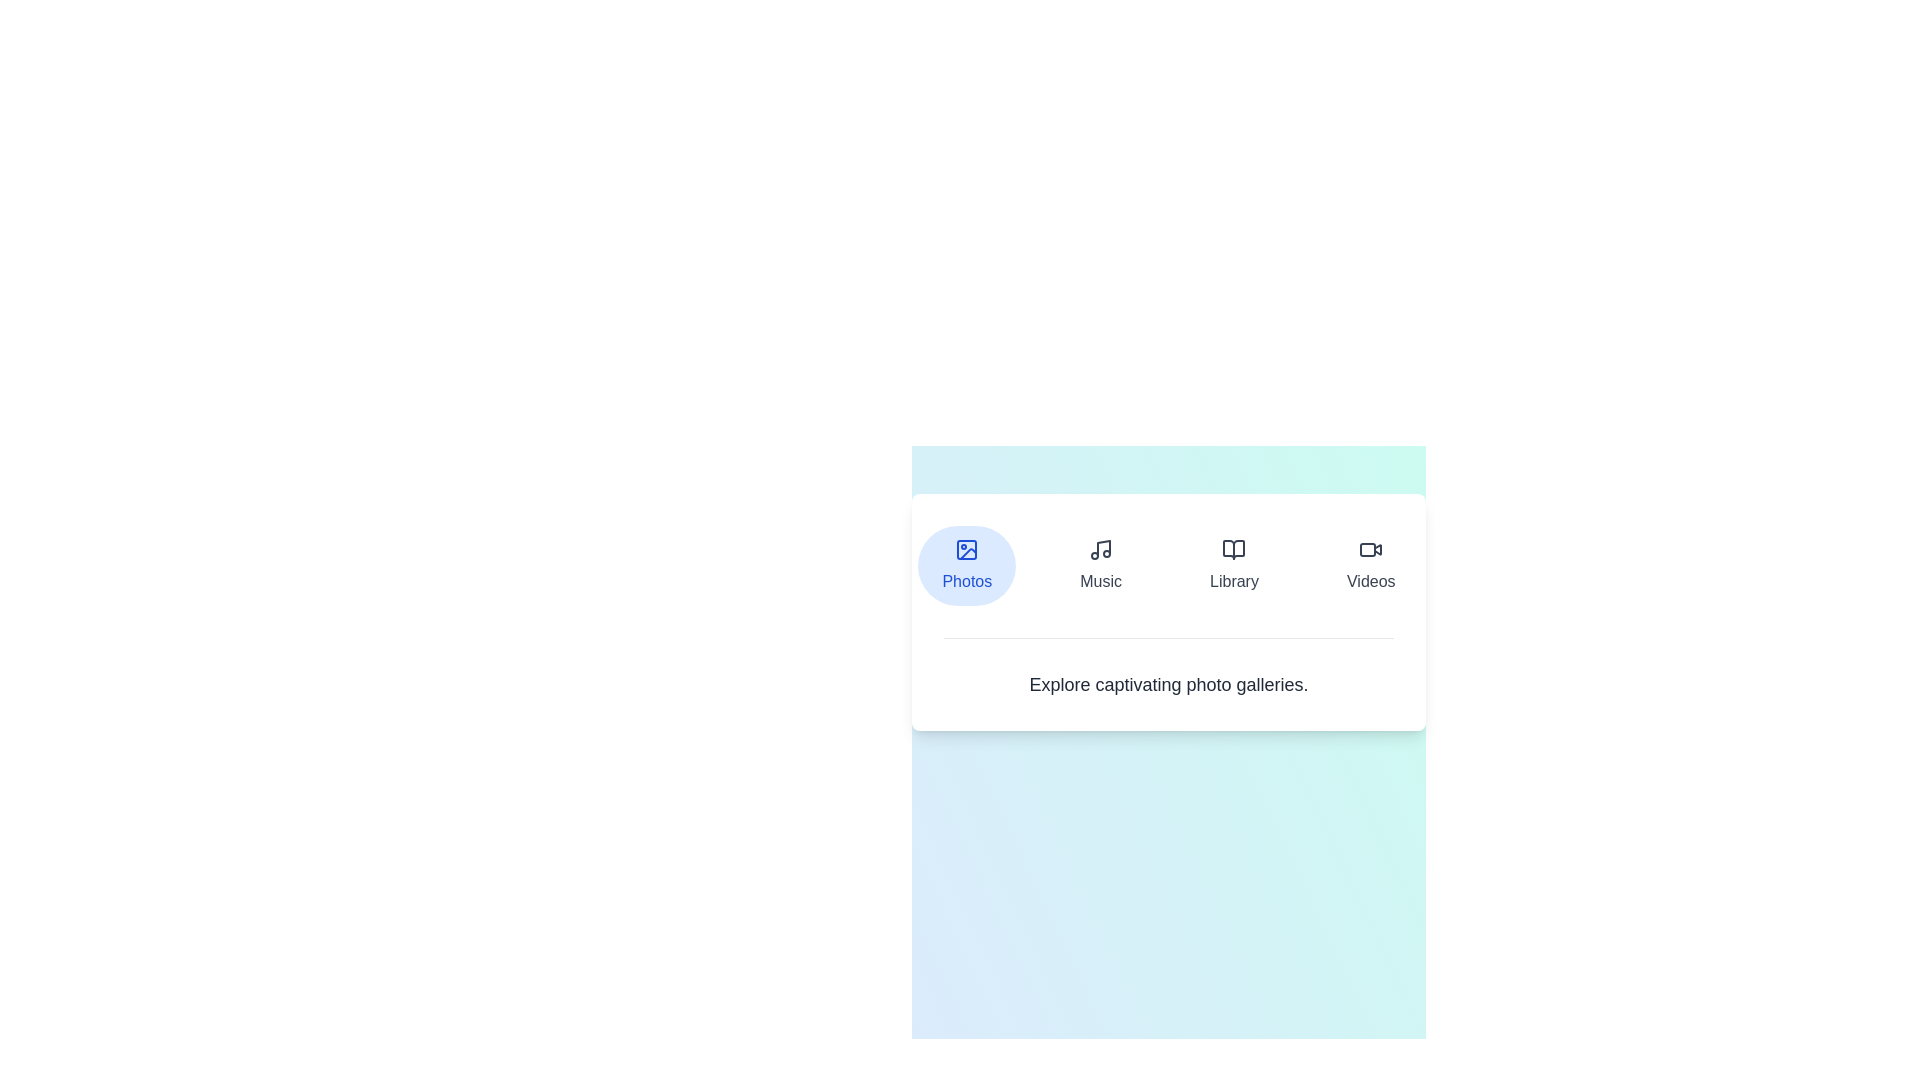  What do you see at coordinates (1100, 566) in the screenshot?
I see `the 'Music' button, which is represented by a musical note icon followed by the label 'Music', located in the navigation menu near the top-center of the interface` at bounding box center [1100, 566].